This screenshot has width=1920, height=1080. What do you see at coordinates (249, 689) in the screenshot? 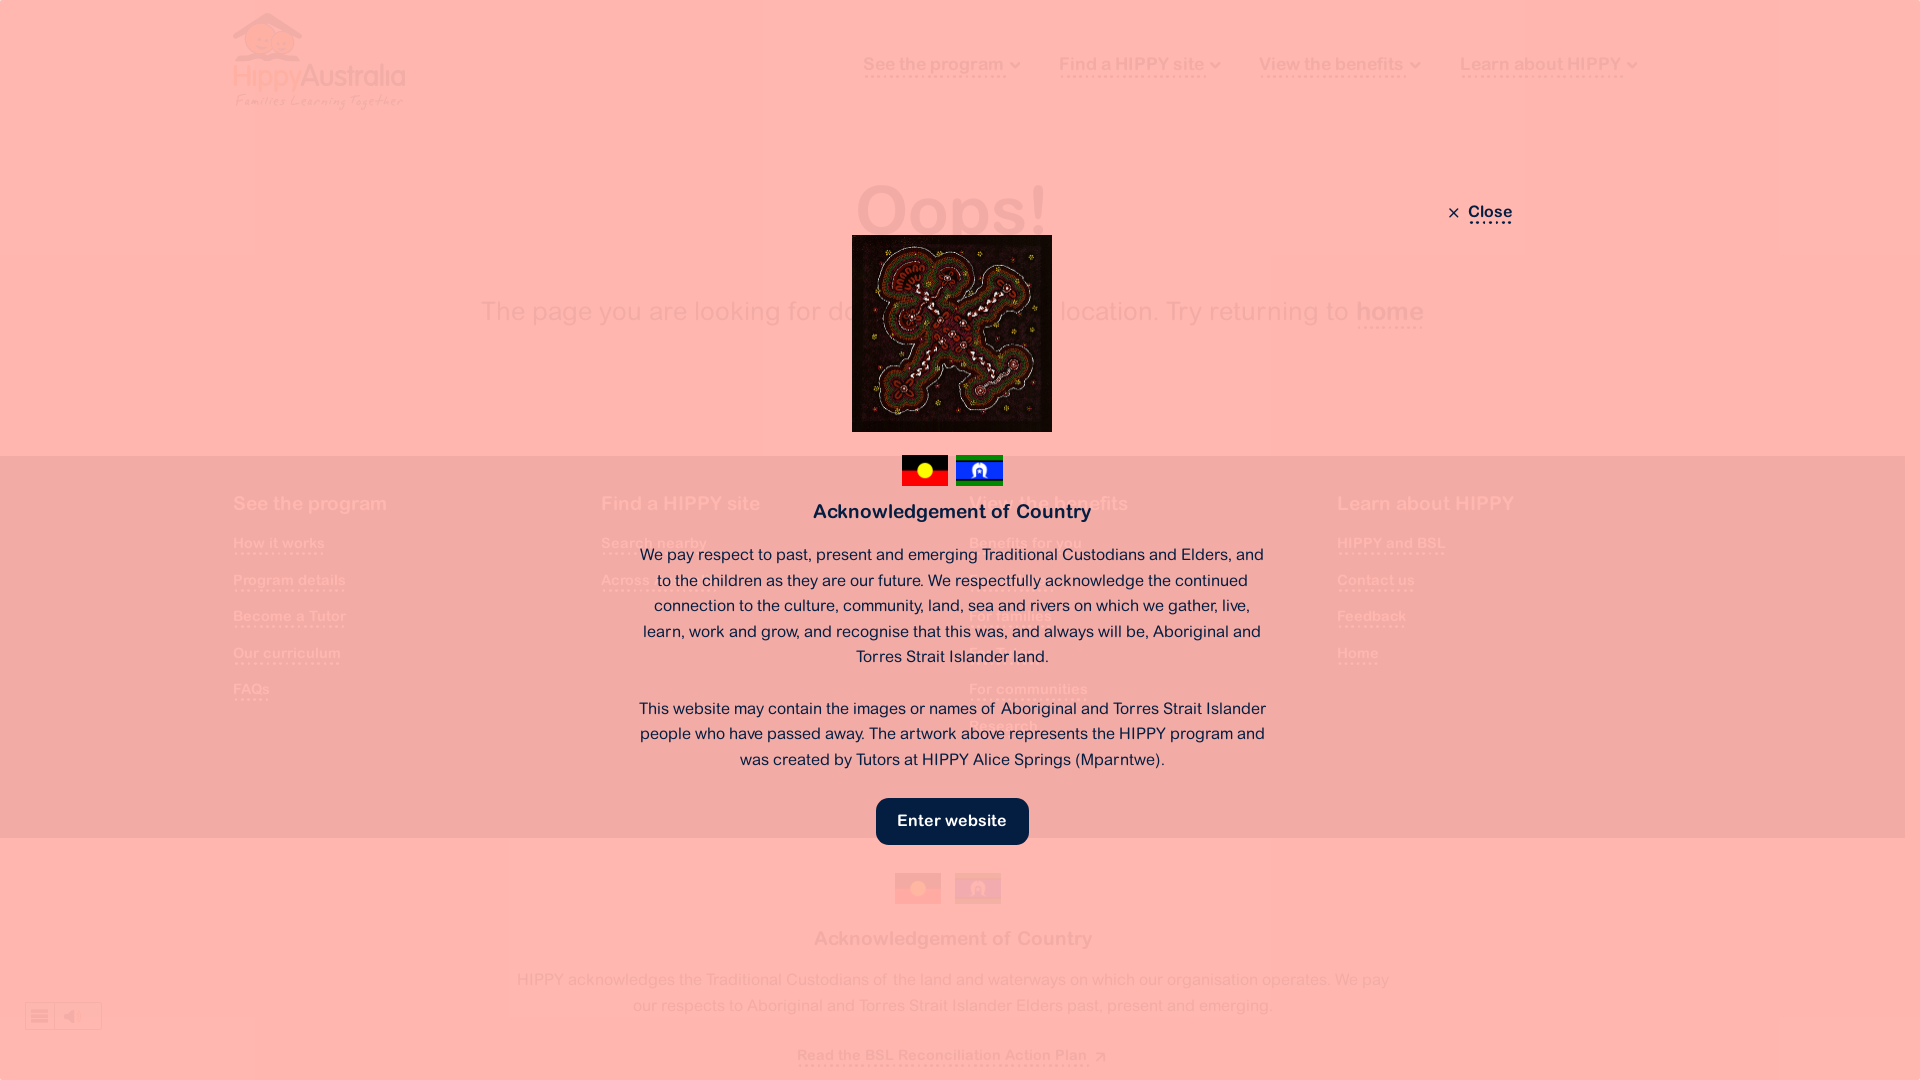
I see `'FAQs'` at bounding box center [249, 689].